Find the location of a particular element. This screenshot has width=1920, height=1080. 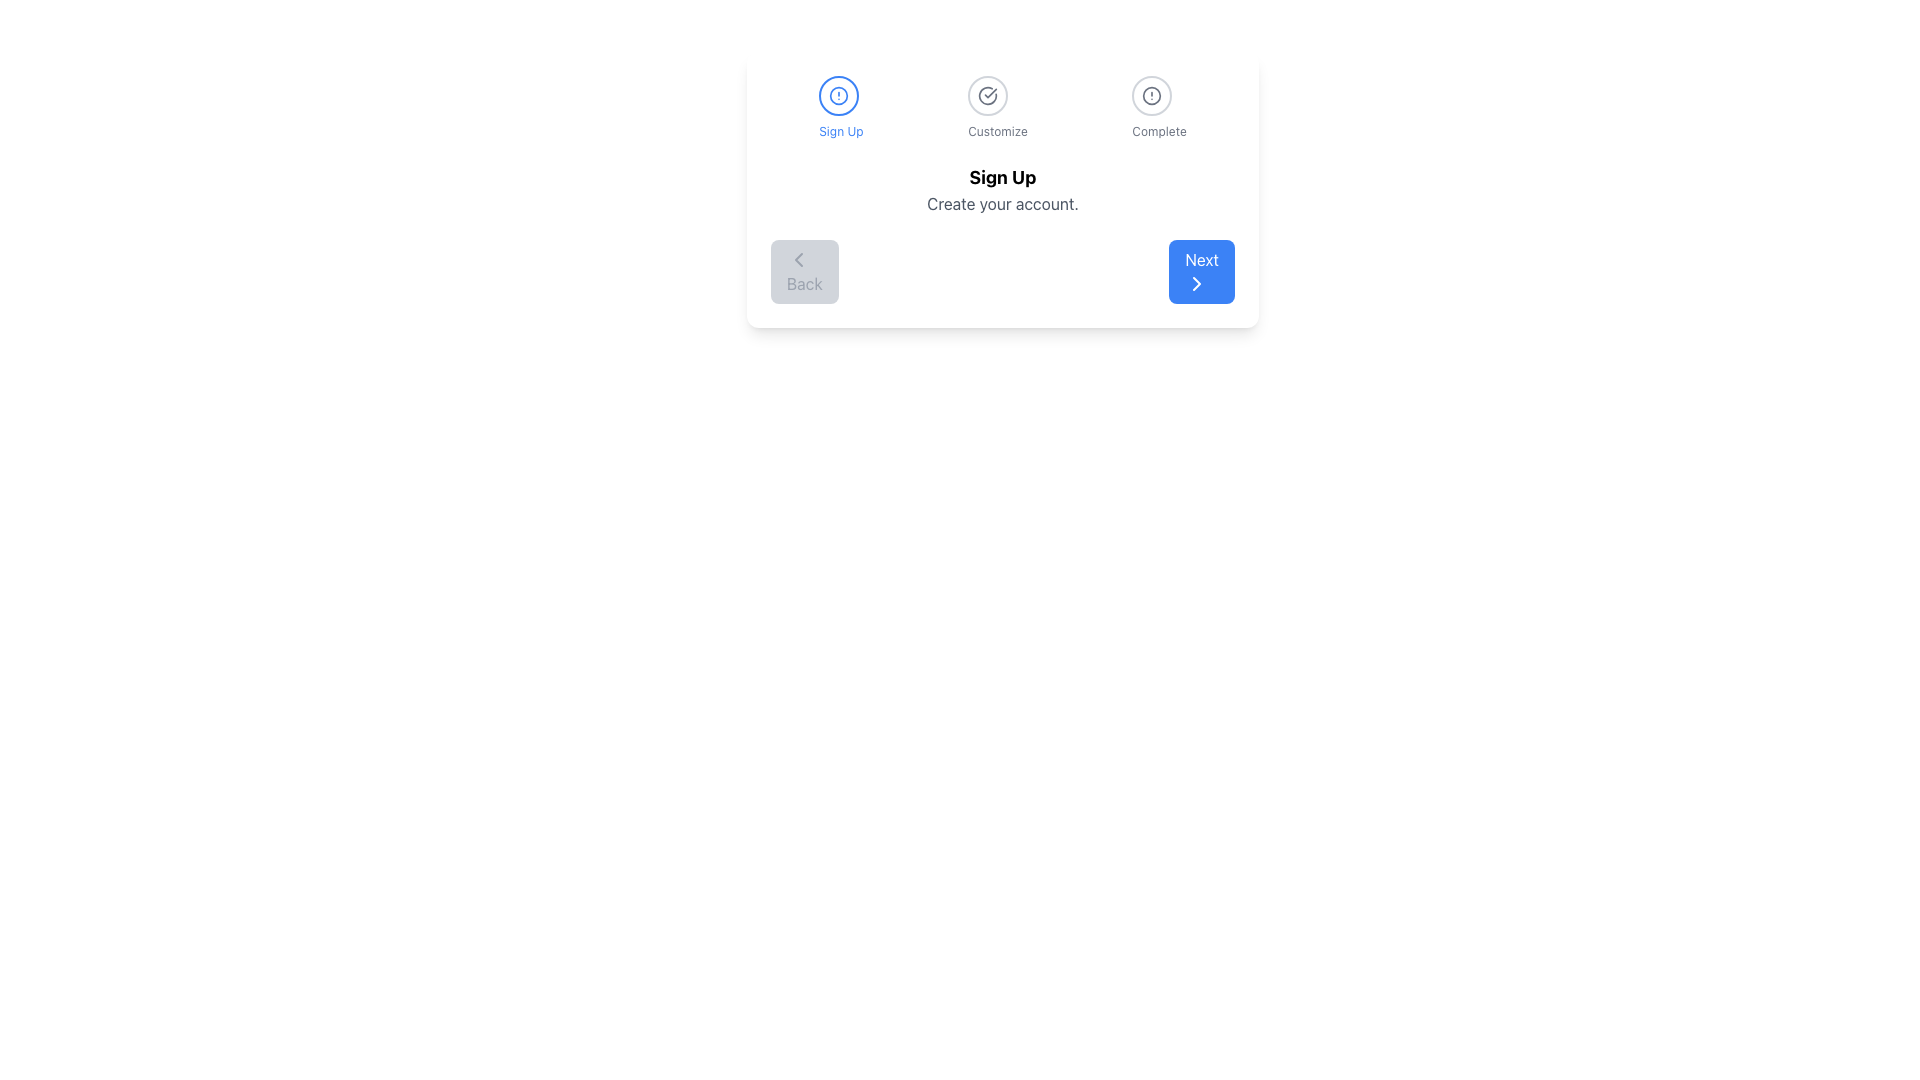

the highlighted step indicator for the 'Customize' step in the multi-step process, which is centrally aligned above the 'Sign Up' title is located at coordinates (1003, 108).